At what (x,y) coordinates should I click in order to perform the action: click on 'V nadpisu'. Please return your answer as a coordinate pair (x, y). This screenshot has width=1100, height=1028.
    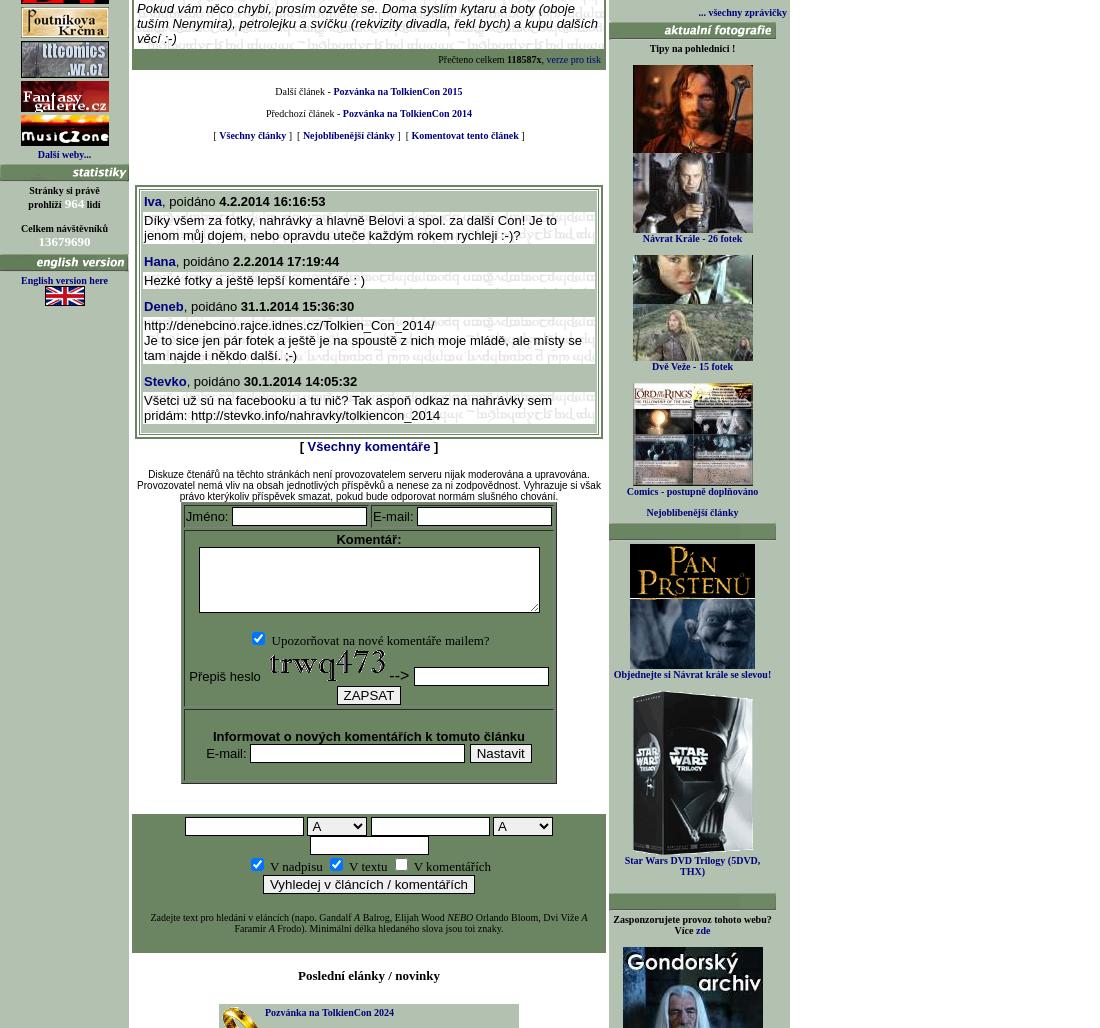
    Looking at the image, I should click on (295, 865).